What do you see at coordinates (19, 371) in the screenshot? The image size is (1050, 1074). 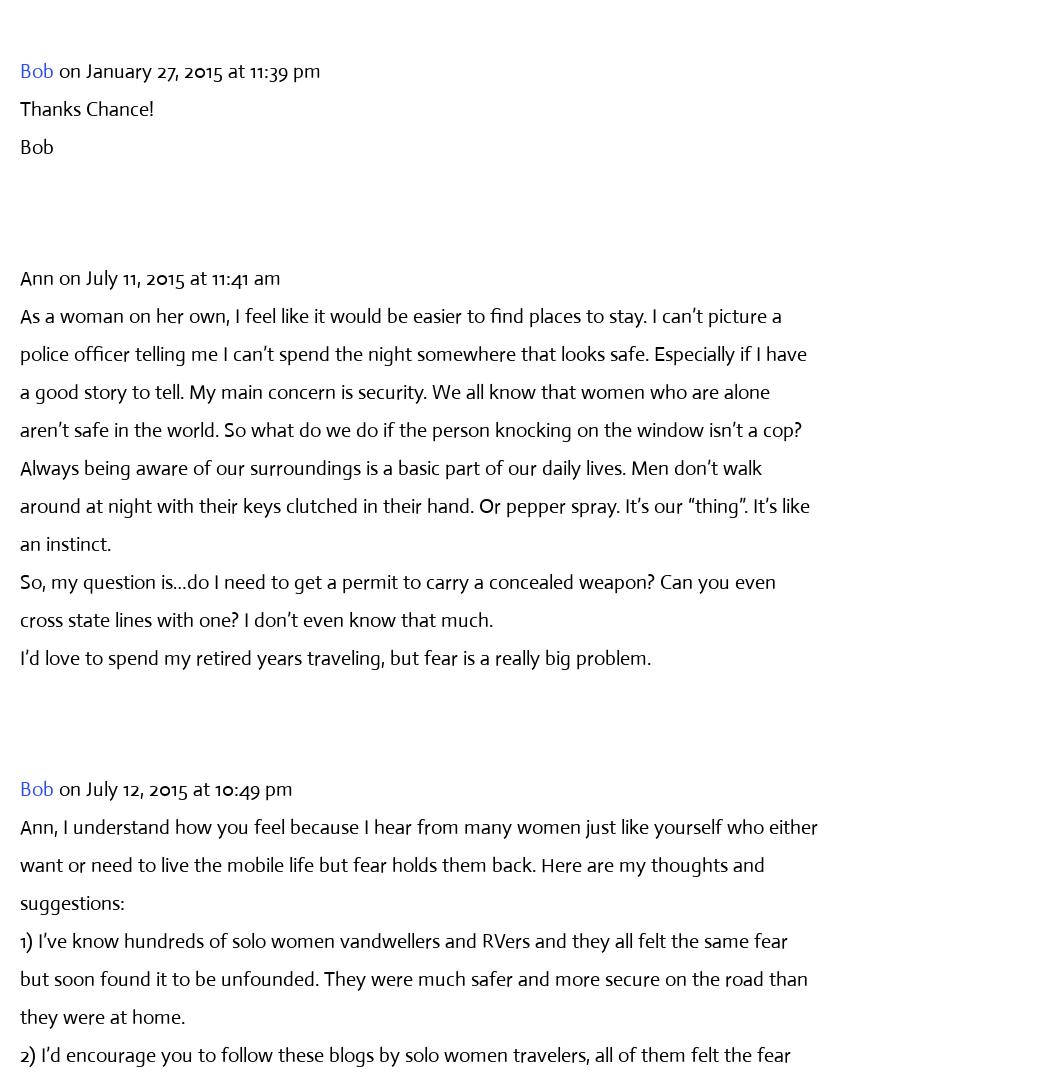 I see `'As a woman on her own, I feel like it would be easier to find places to stay. I can’t picture a police officer telling me I can’t spend the night somewhere that looks safe. Especially if I have a good story to tell. My main concern is security. We all know that women who are alone aren’t safe in the world. So what do we do if the person knocking on the window isn’t a cop?'` at bounding box center [19, 371].